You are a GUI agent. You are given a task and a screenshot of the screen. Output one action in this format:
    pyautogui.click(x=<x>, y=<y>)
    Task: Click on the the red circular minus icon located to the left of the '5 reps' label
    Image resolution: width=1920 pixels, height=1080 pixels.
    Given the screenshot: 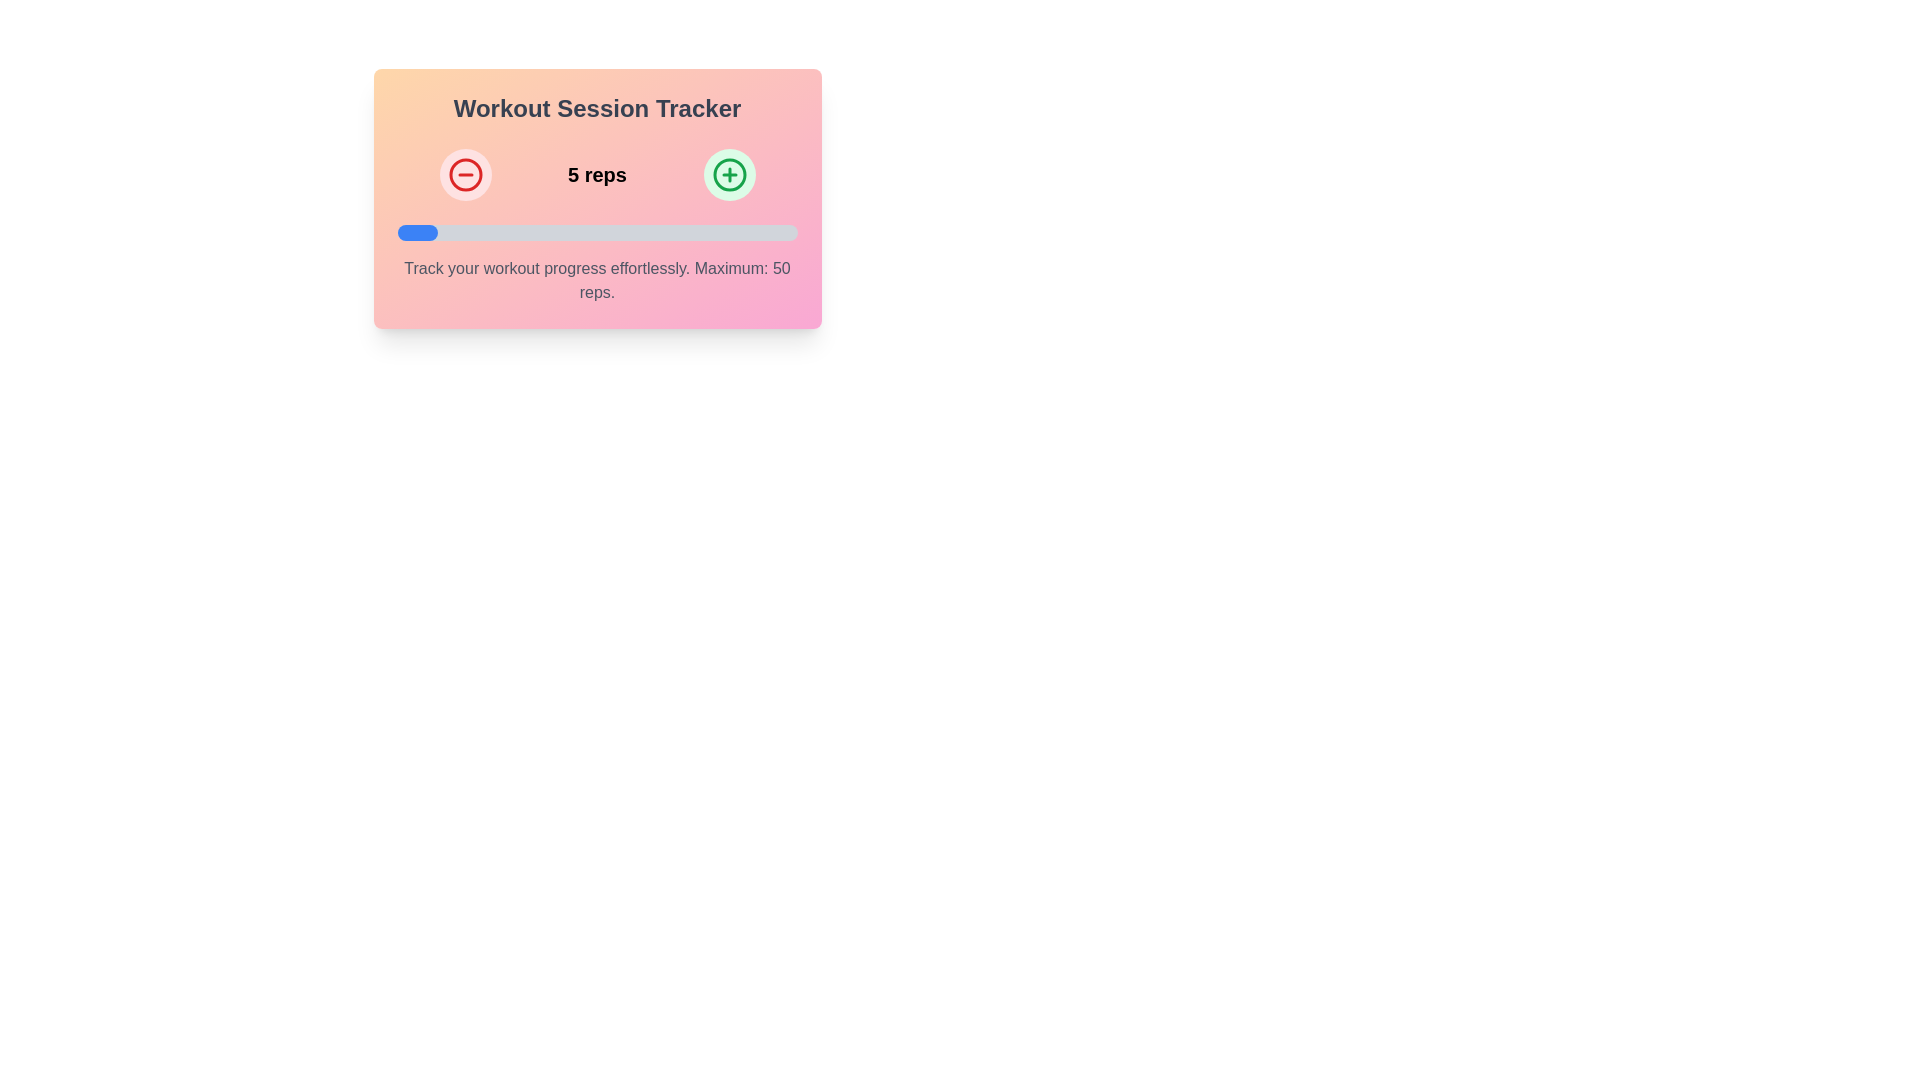 What is the action you would take?
    pyautogui.click(x=464, y=173)
    